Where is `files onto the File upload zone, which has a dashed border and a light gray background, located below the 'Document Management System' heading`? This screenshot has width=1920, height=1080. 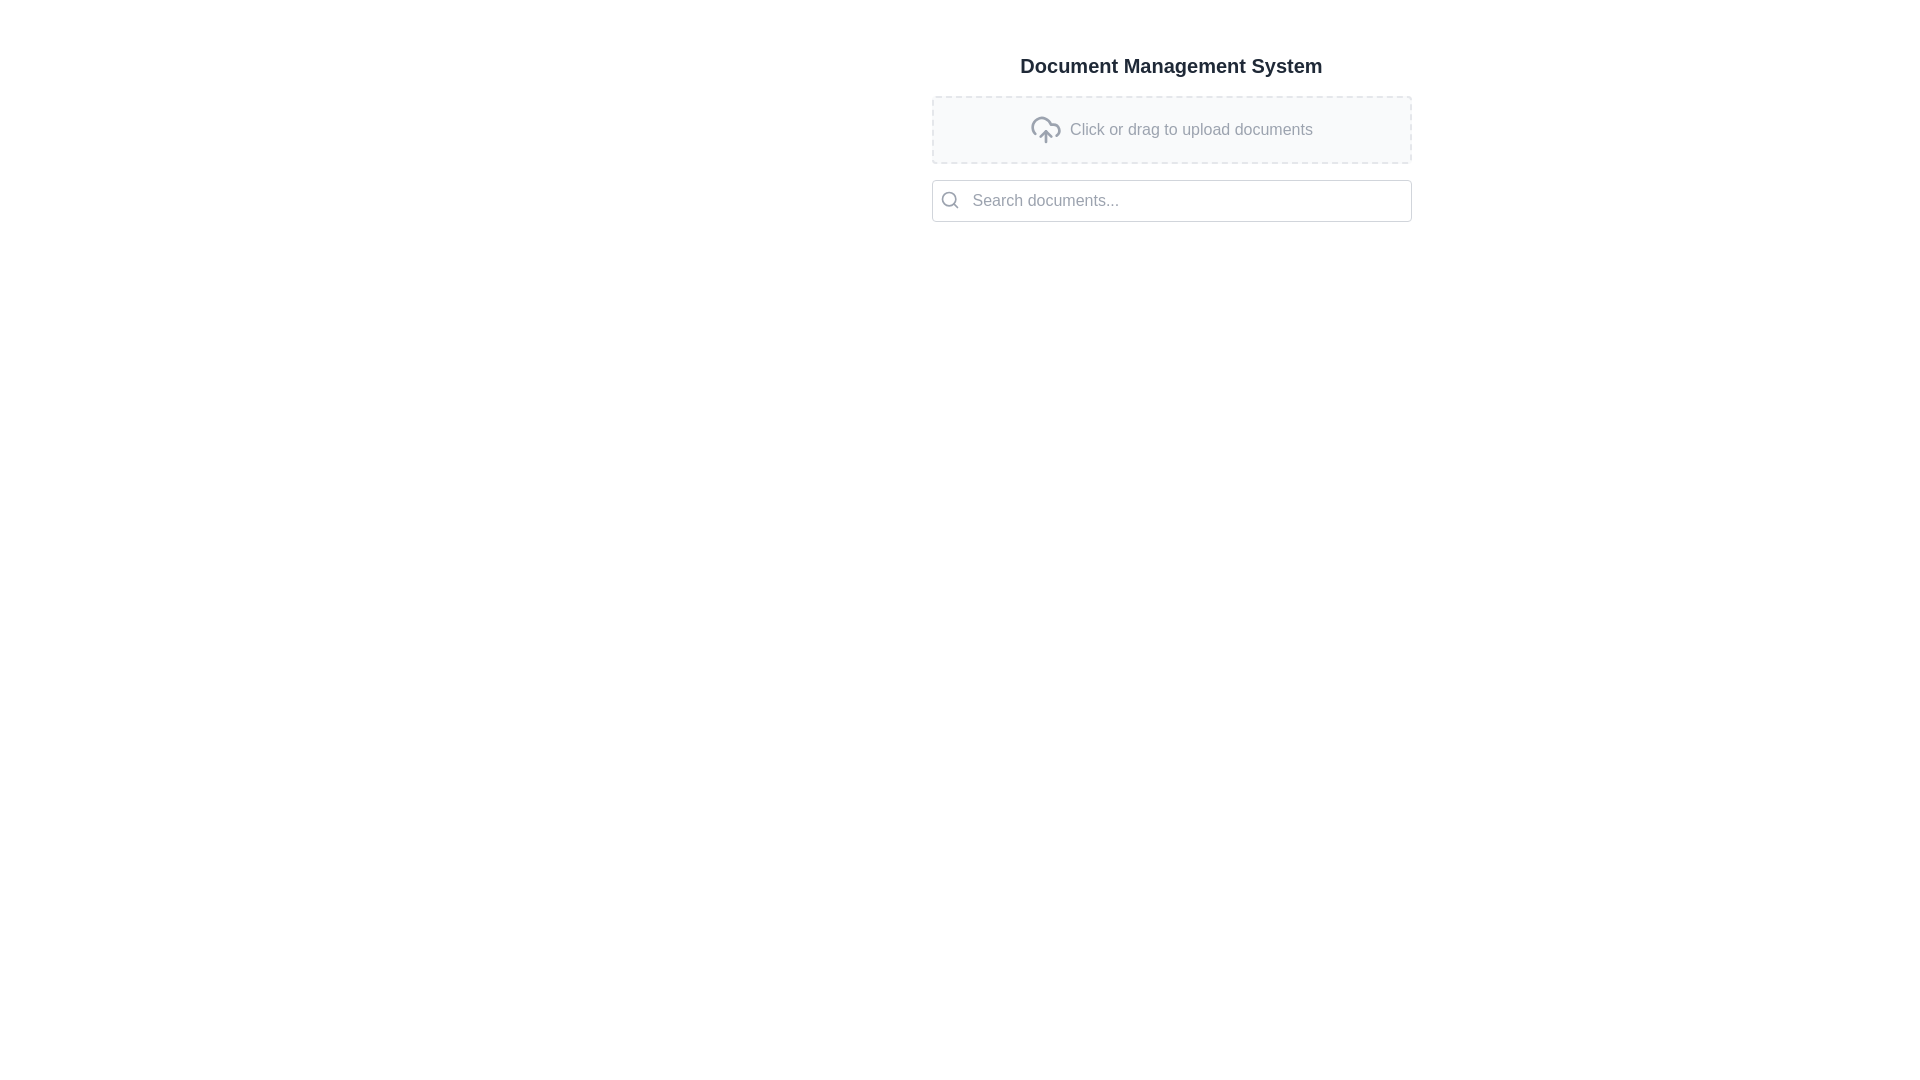
files onto the File upload zone, which has a dashed border and a light gray background, located below the 'Document Management System' heading is located at coordinates (1171, 144).